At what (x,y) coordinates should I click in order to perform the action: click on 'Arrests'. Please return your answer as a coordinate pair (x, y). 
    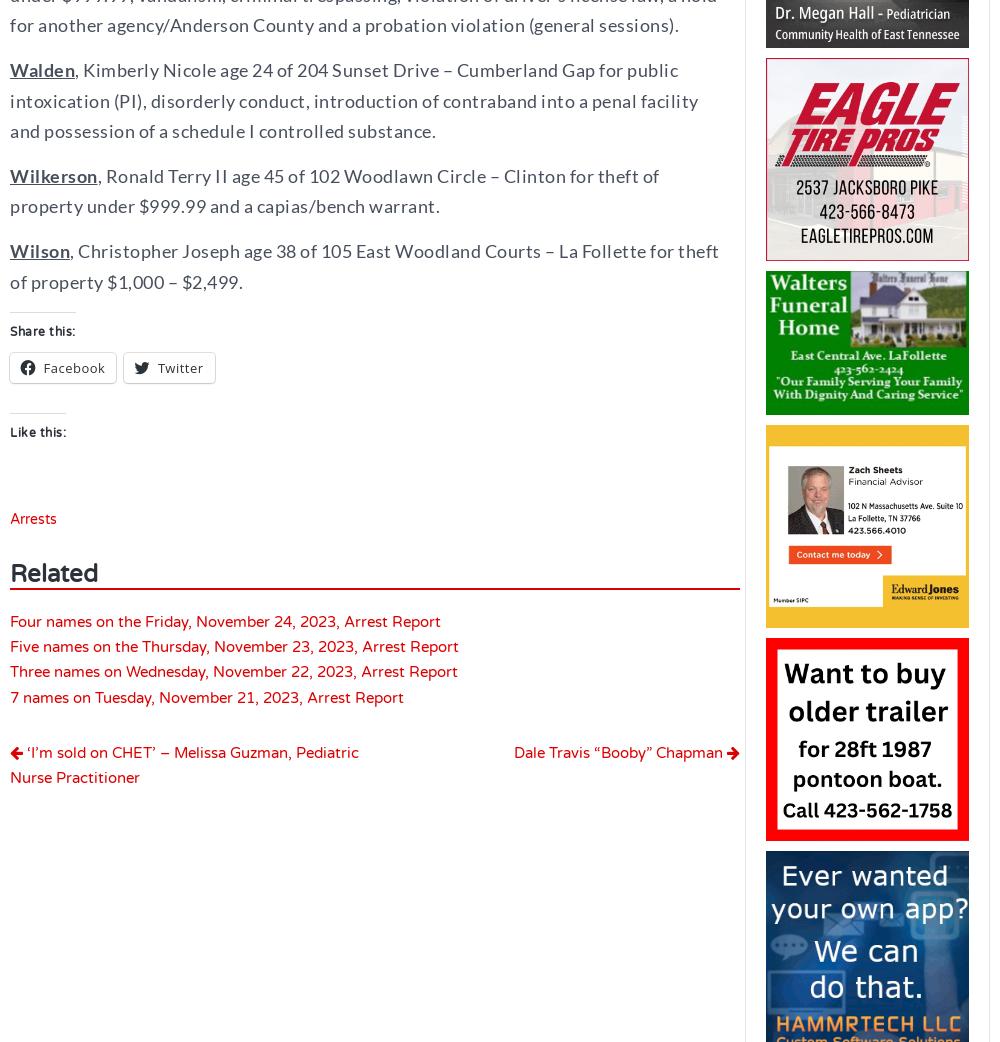
    Looking at the image, I should click on (10, 518).